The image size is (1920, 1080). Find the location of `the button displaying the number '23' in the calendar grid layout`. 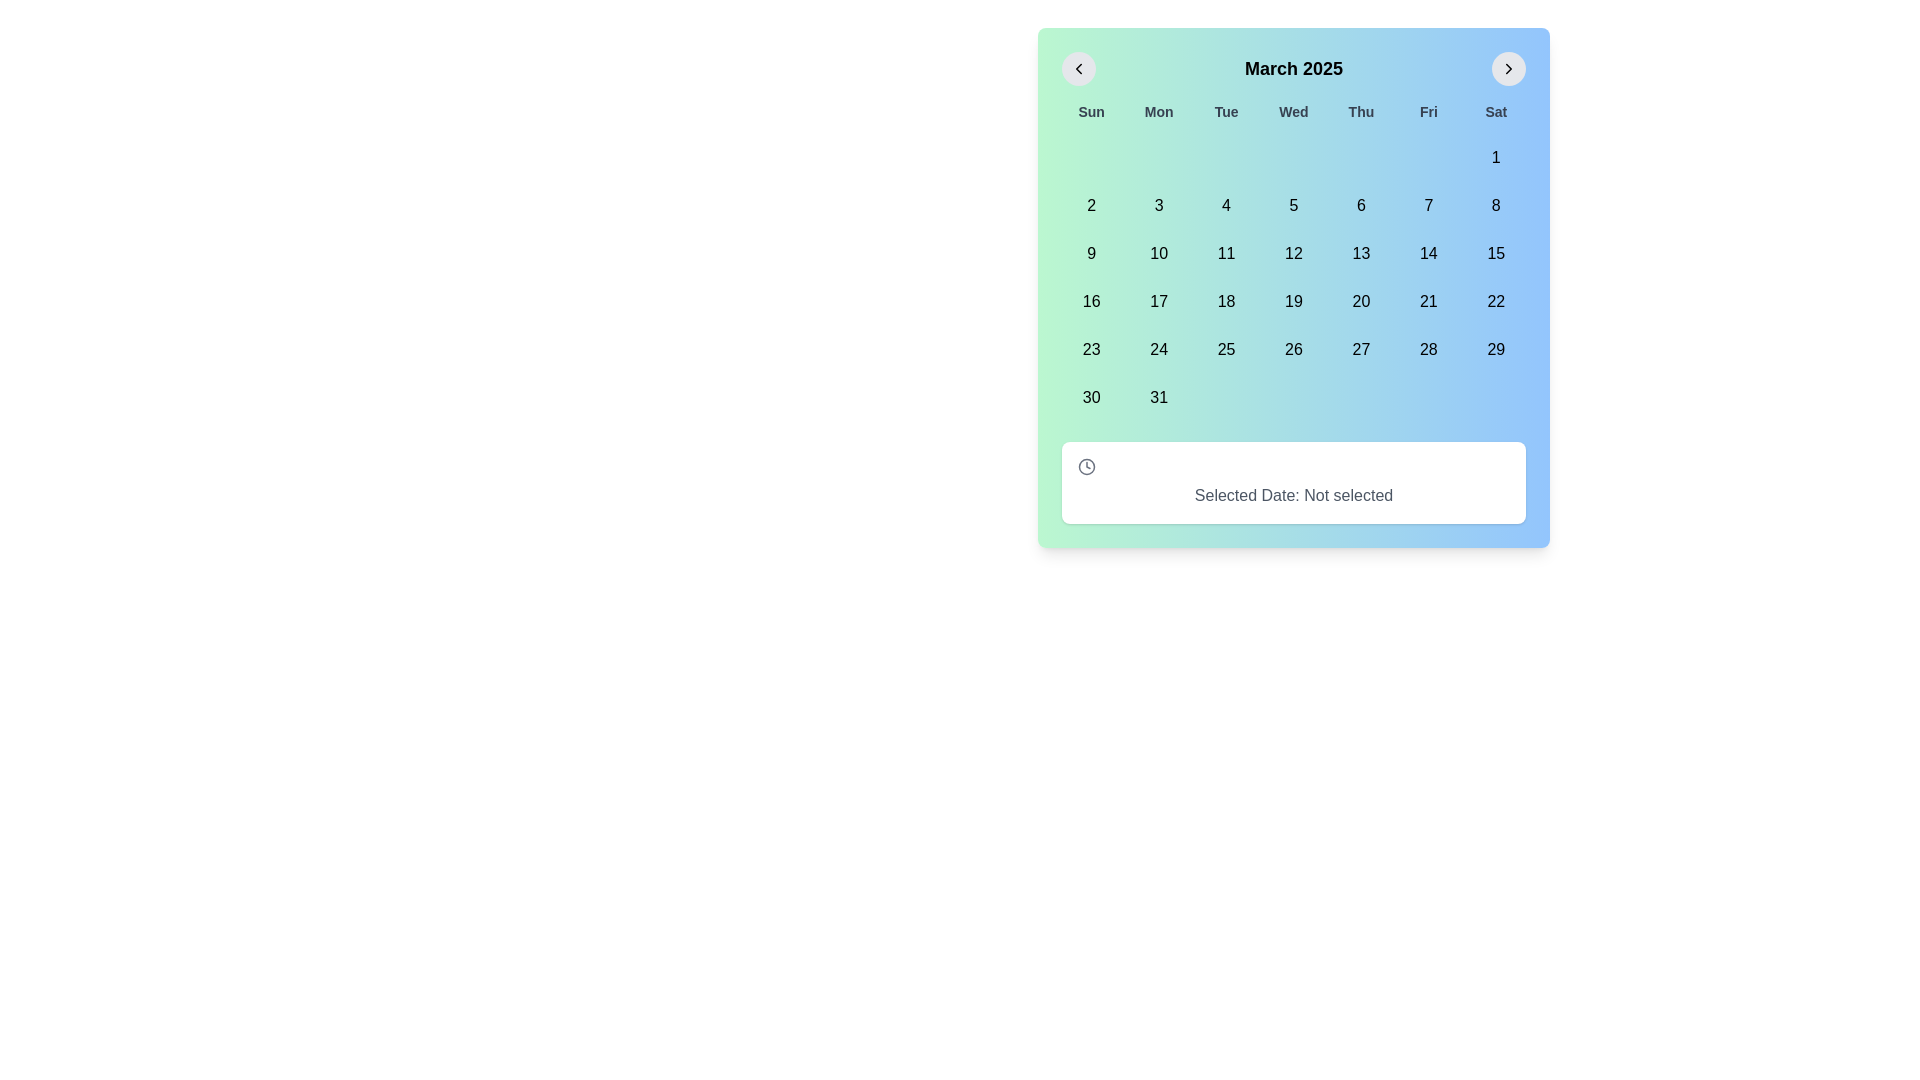

the button displaying the number '23' in the calendar grid layout is located at coordinates (1090, 349).